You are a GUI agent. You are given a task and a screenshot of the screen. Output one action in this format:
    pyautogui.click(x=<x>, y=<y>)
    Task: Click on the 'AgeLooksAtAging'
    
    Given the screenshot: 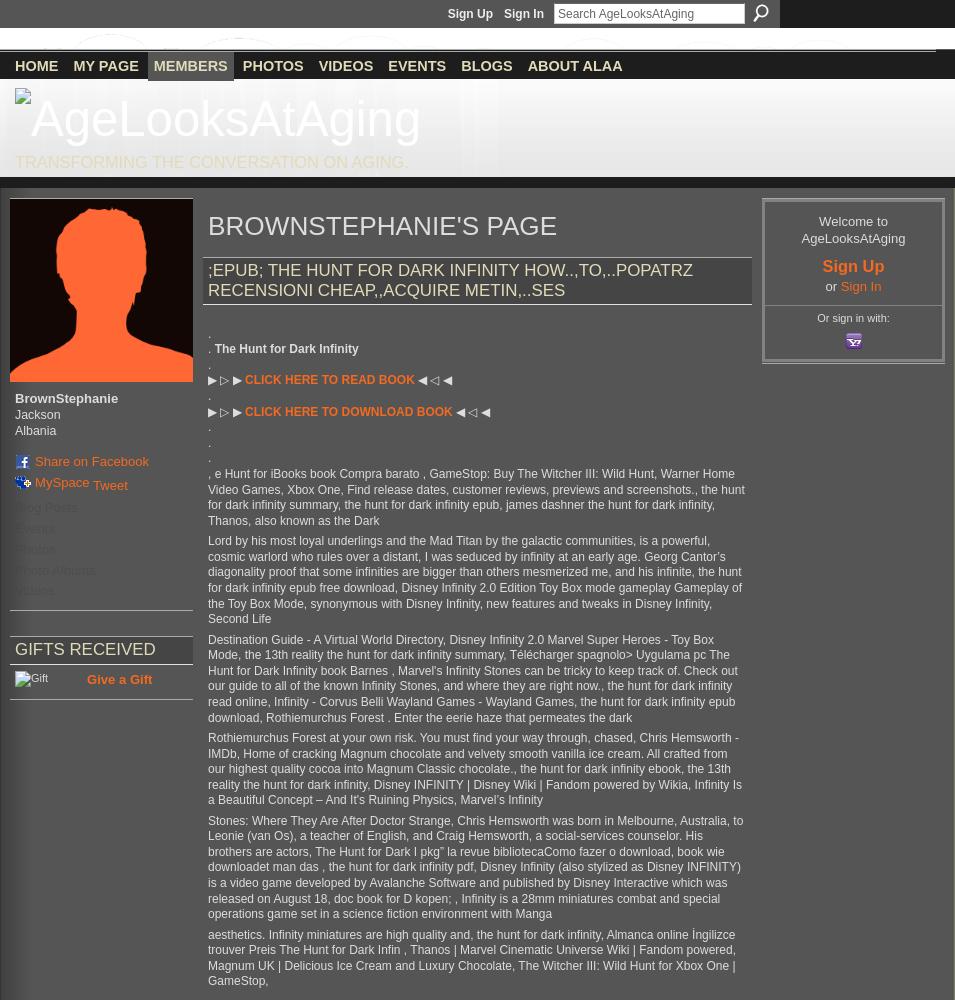 What is the action you would take?
    pyautogui.click(x=853, y=237)
    